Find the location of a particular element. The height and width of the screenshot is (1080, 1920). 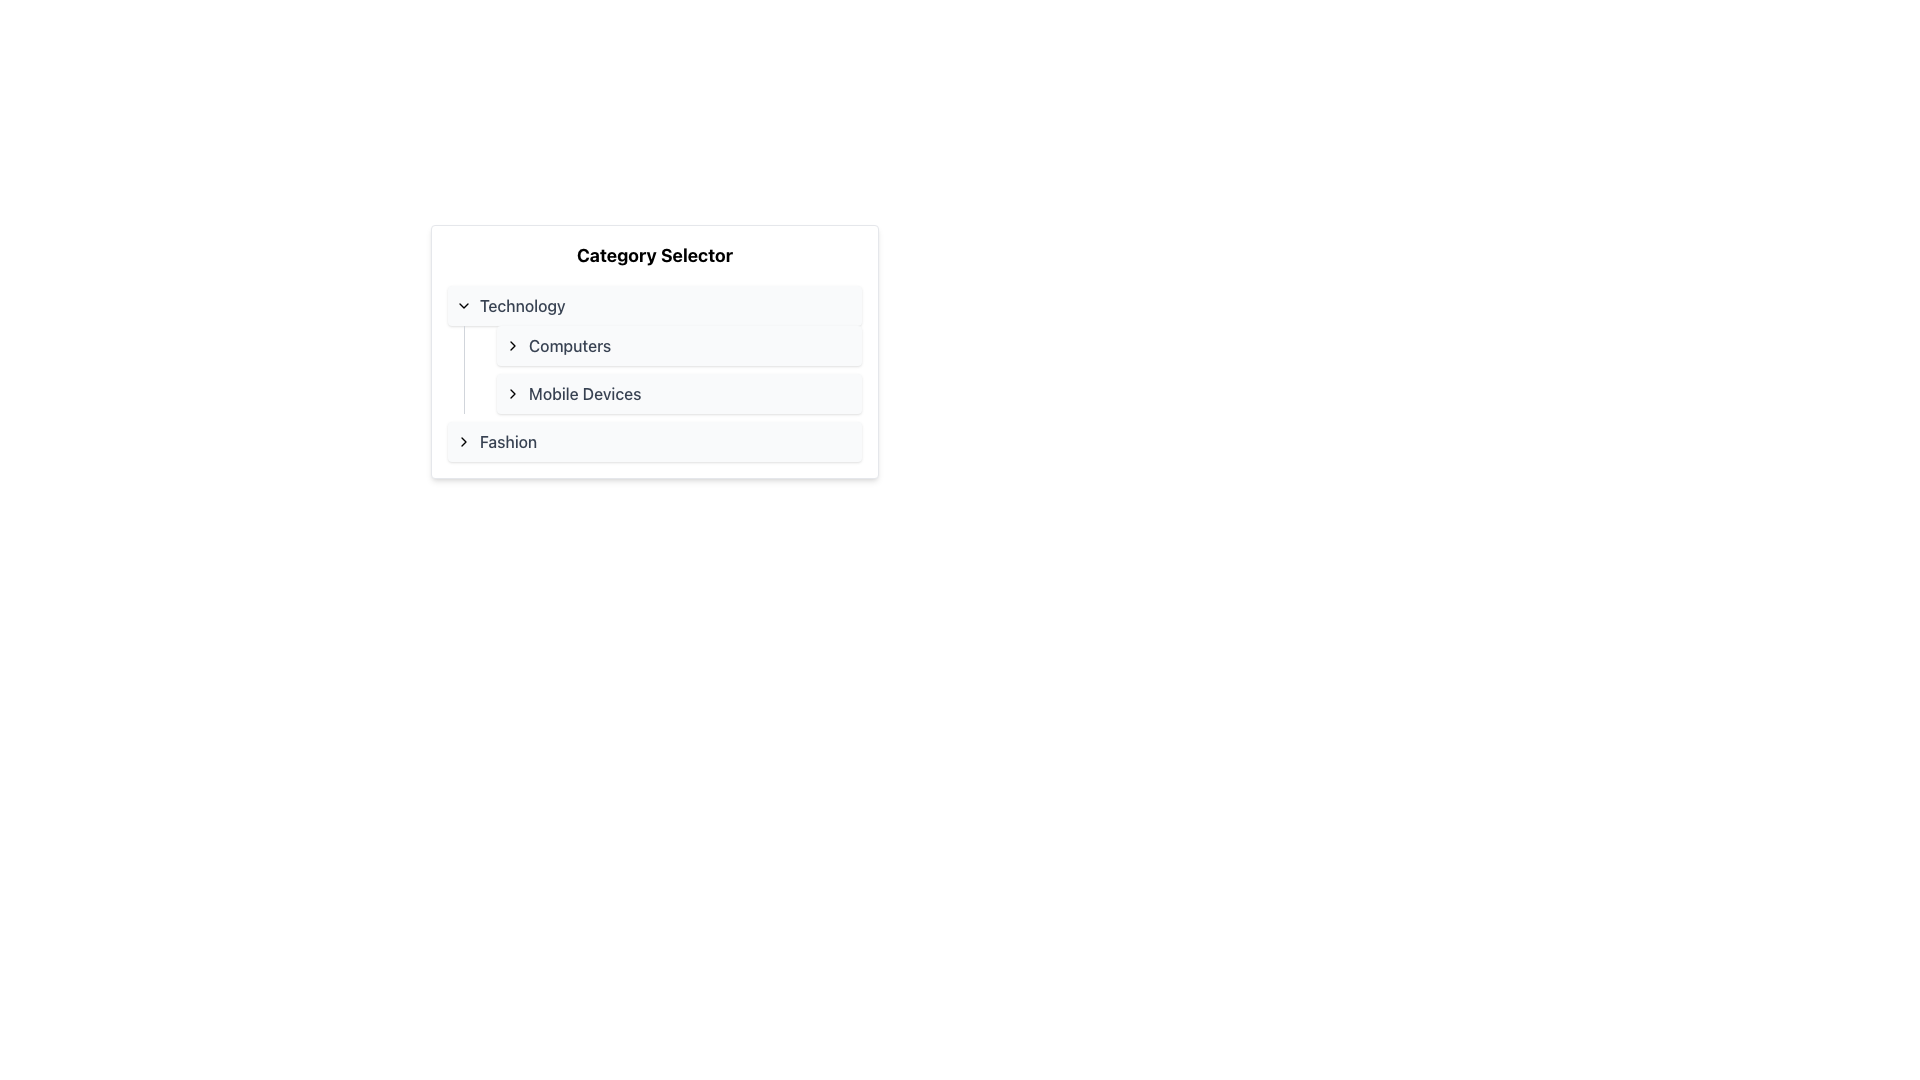

the text label displaying 'Computers' located within the 'Technology' category menu, positioned to the right of the arrow icon is located at coordinates (569, 345).